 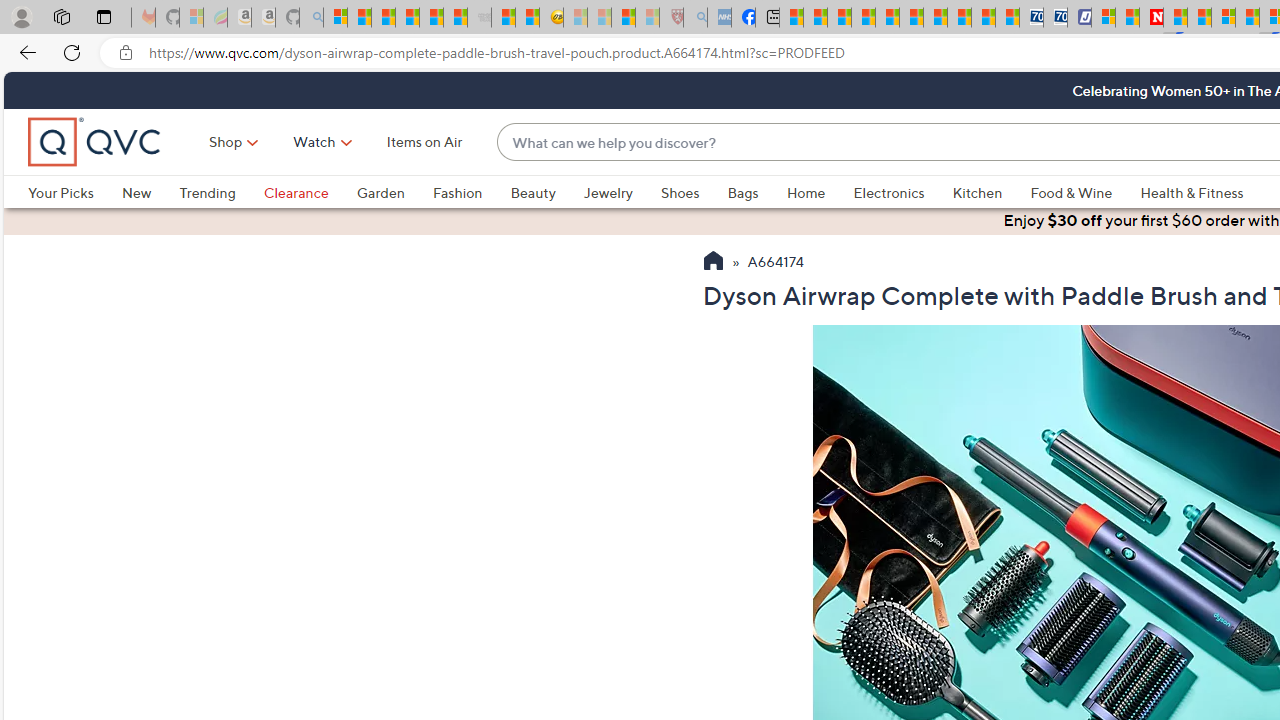 What do you see at coordinates (756, 192) in the screenshot?
I see `'Bags'` at bounding box center [756, 192].